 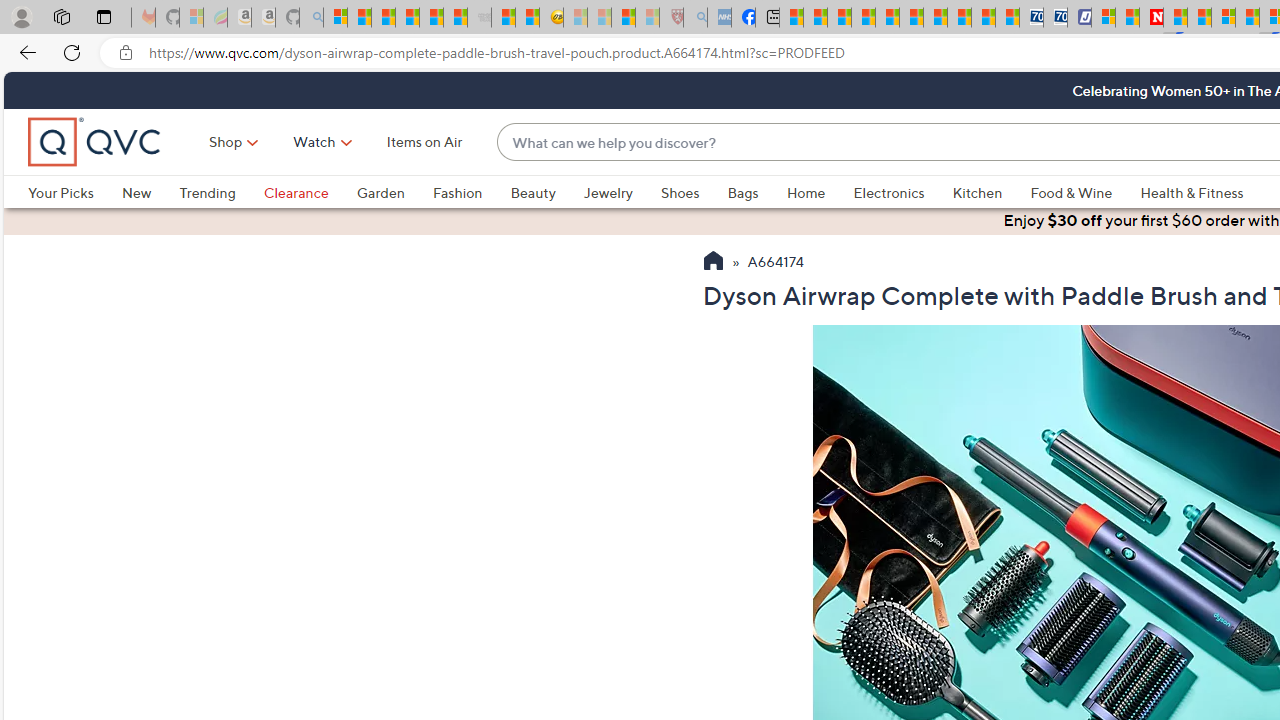 What do you see at coordinates (756, 192) in the screenshot?
I see `'Bags'` at bounding box center [756, 192].